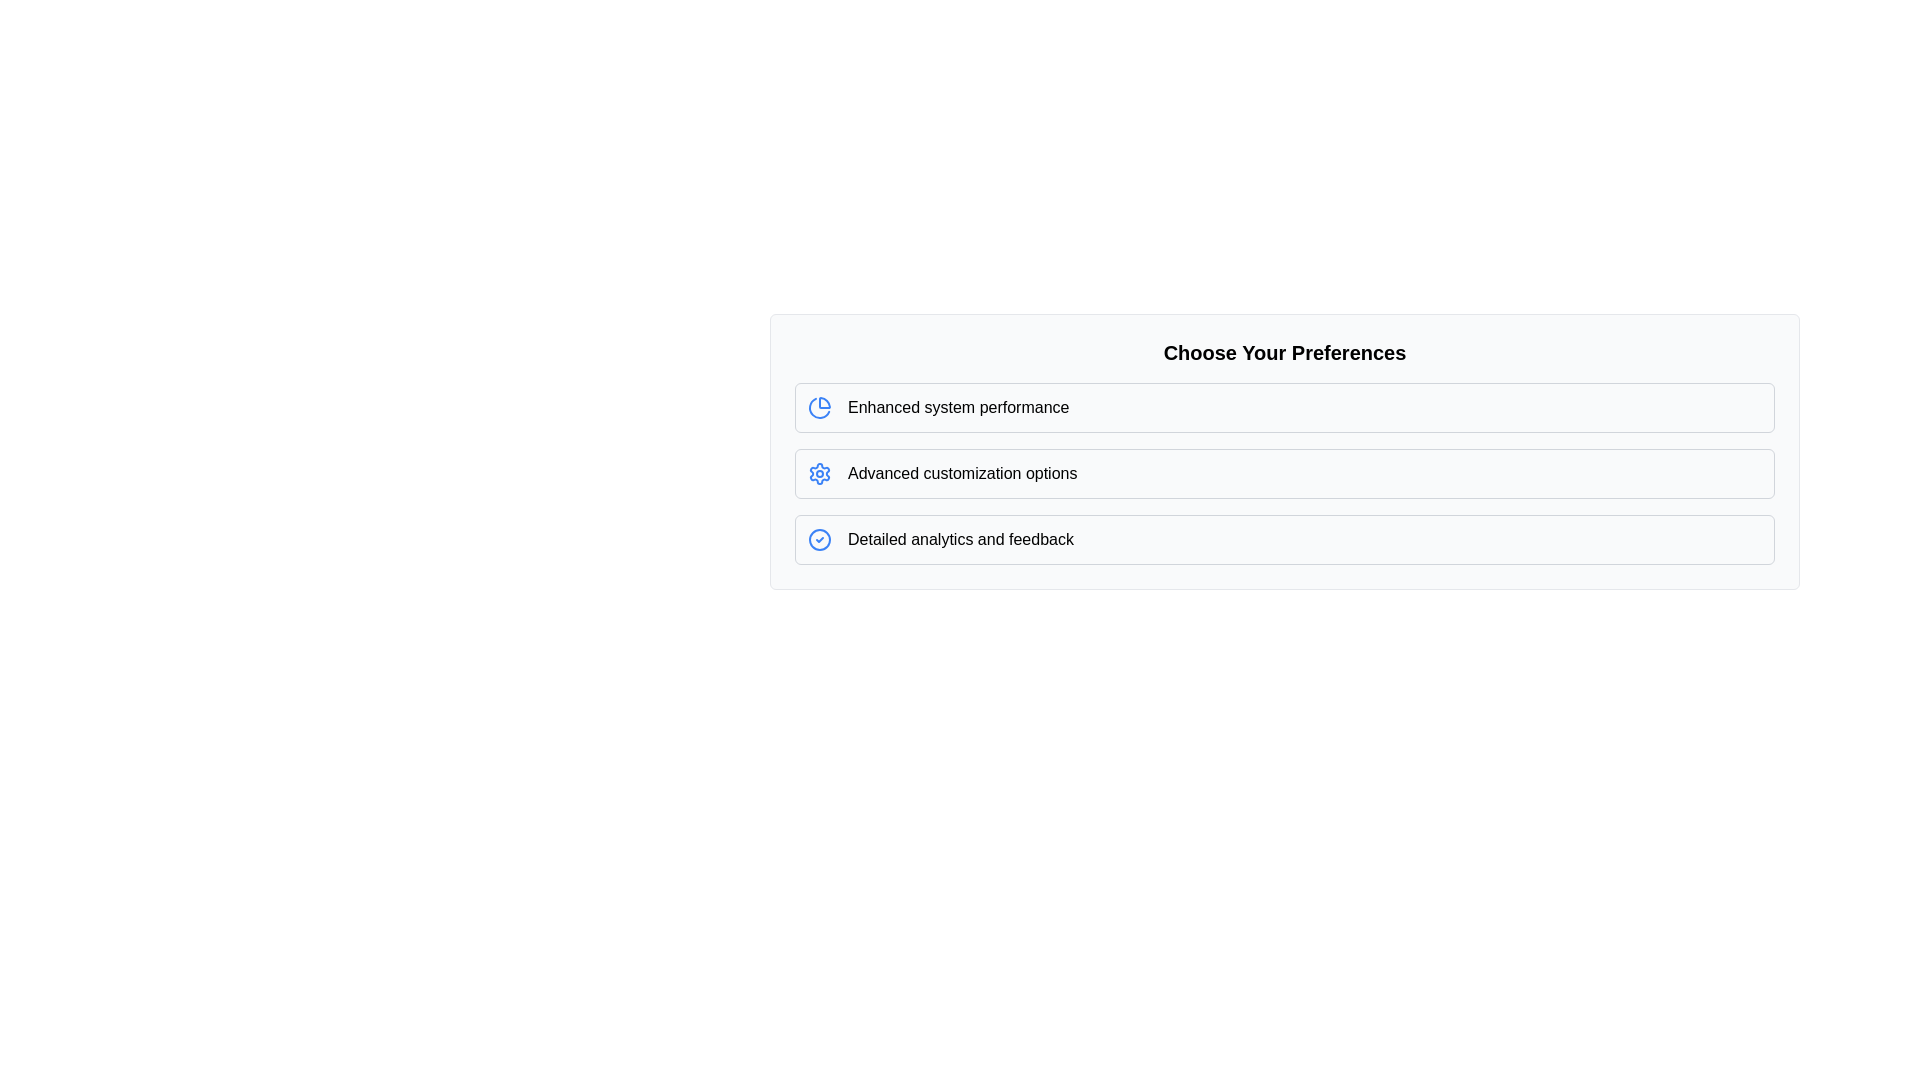  Describe the element at coordinates (820, 474) in the screenshot. I see `the blue gear icon located on the left side of the 'Advanced customization options' row` at that location.